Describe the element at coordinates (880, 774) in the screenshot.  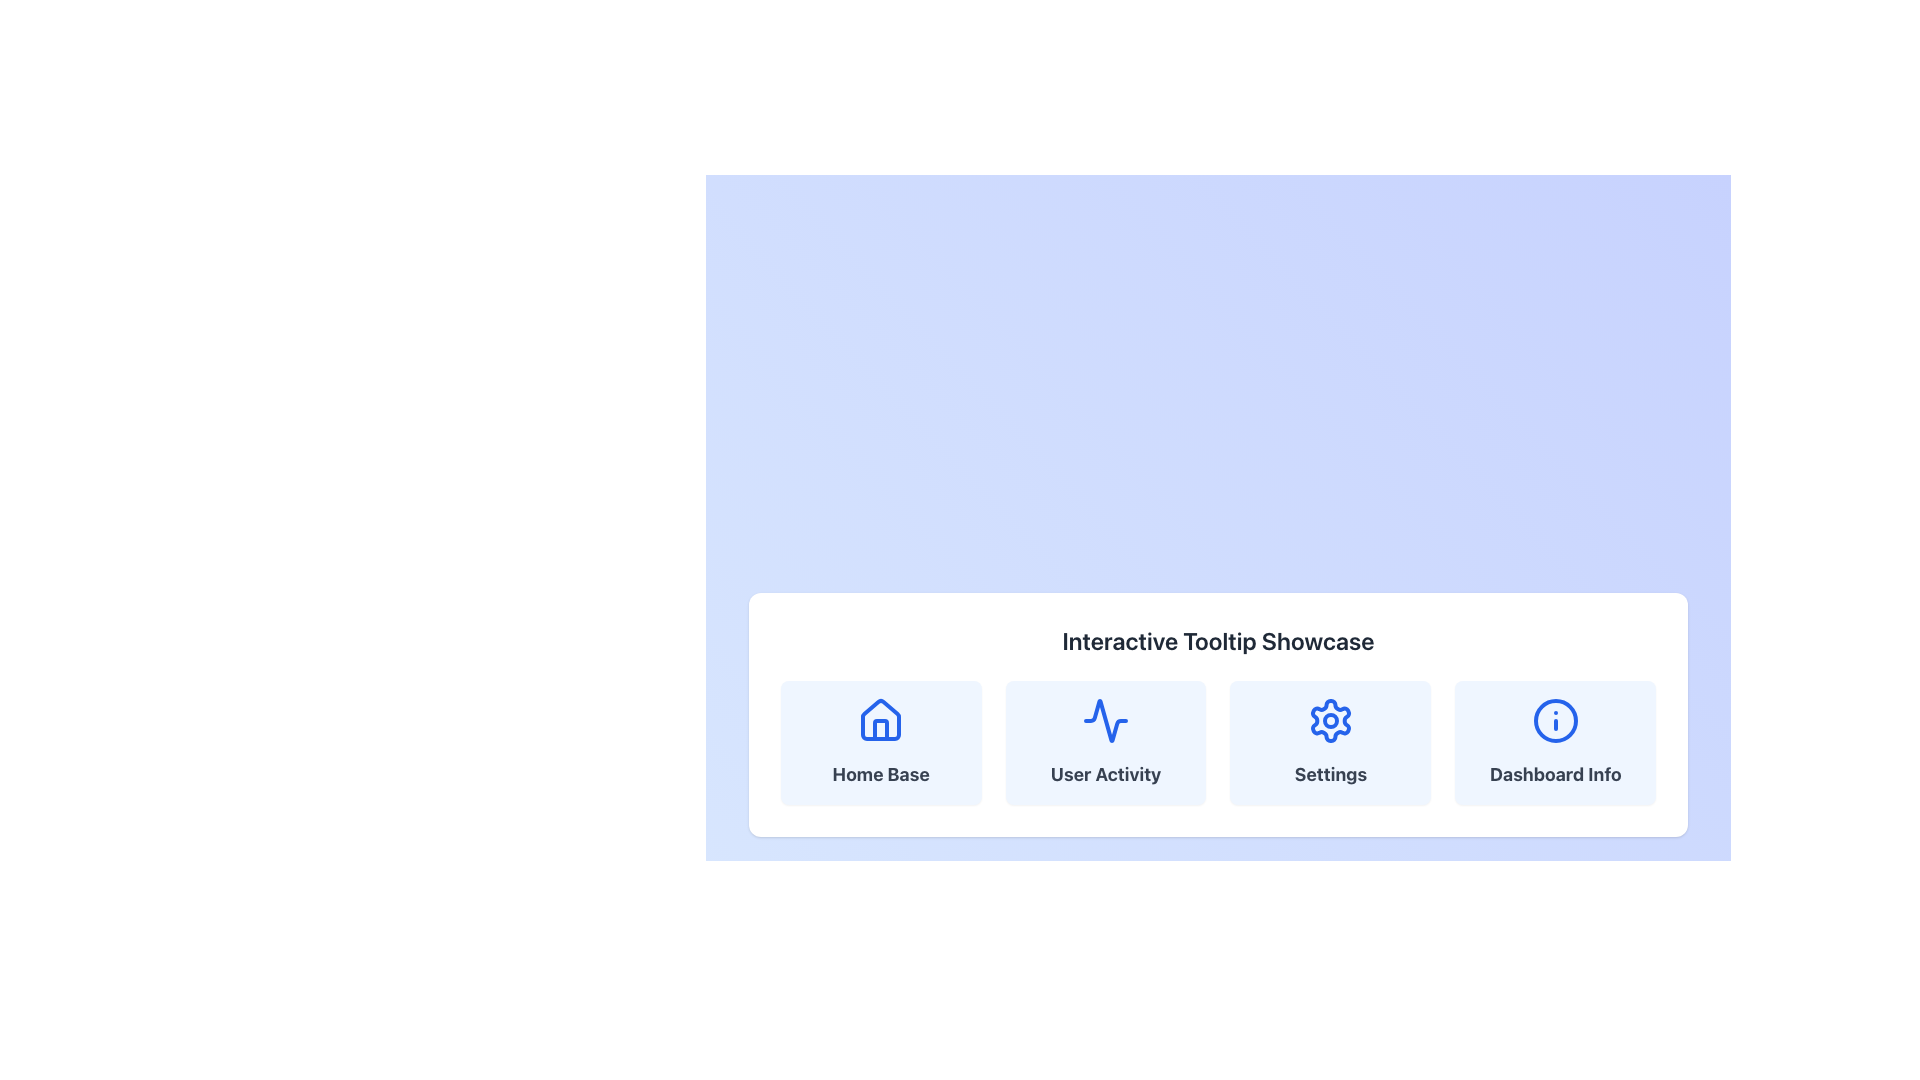
I see `text label that describes the functionality of the 'Home Base' icon, located at the bottom of the first column in the horizontal layout of labeled items` at that location.